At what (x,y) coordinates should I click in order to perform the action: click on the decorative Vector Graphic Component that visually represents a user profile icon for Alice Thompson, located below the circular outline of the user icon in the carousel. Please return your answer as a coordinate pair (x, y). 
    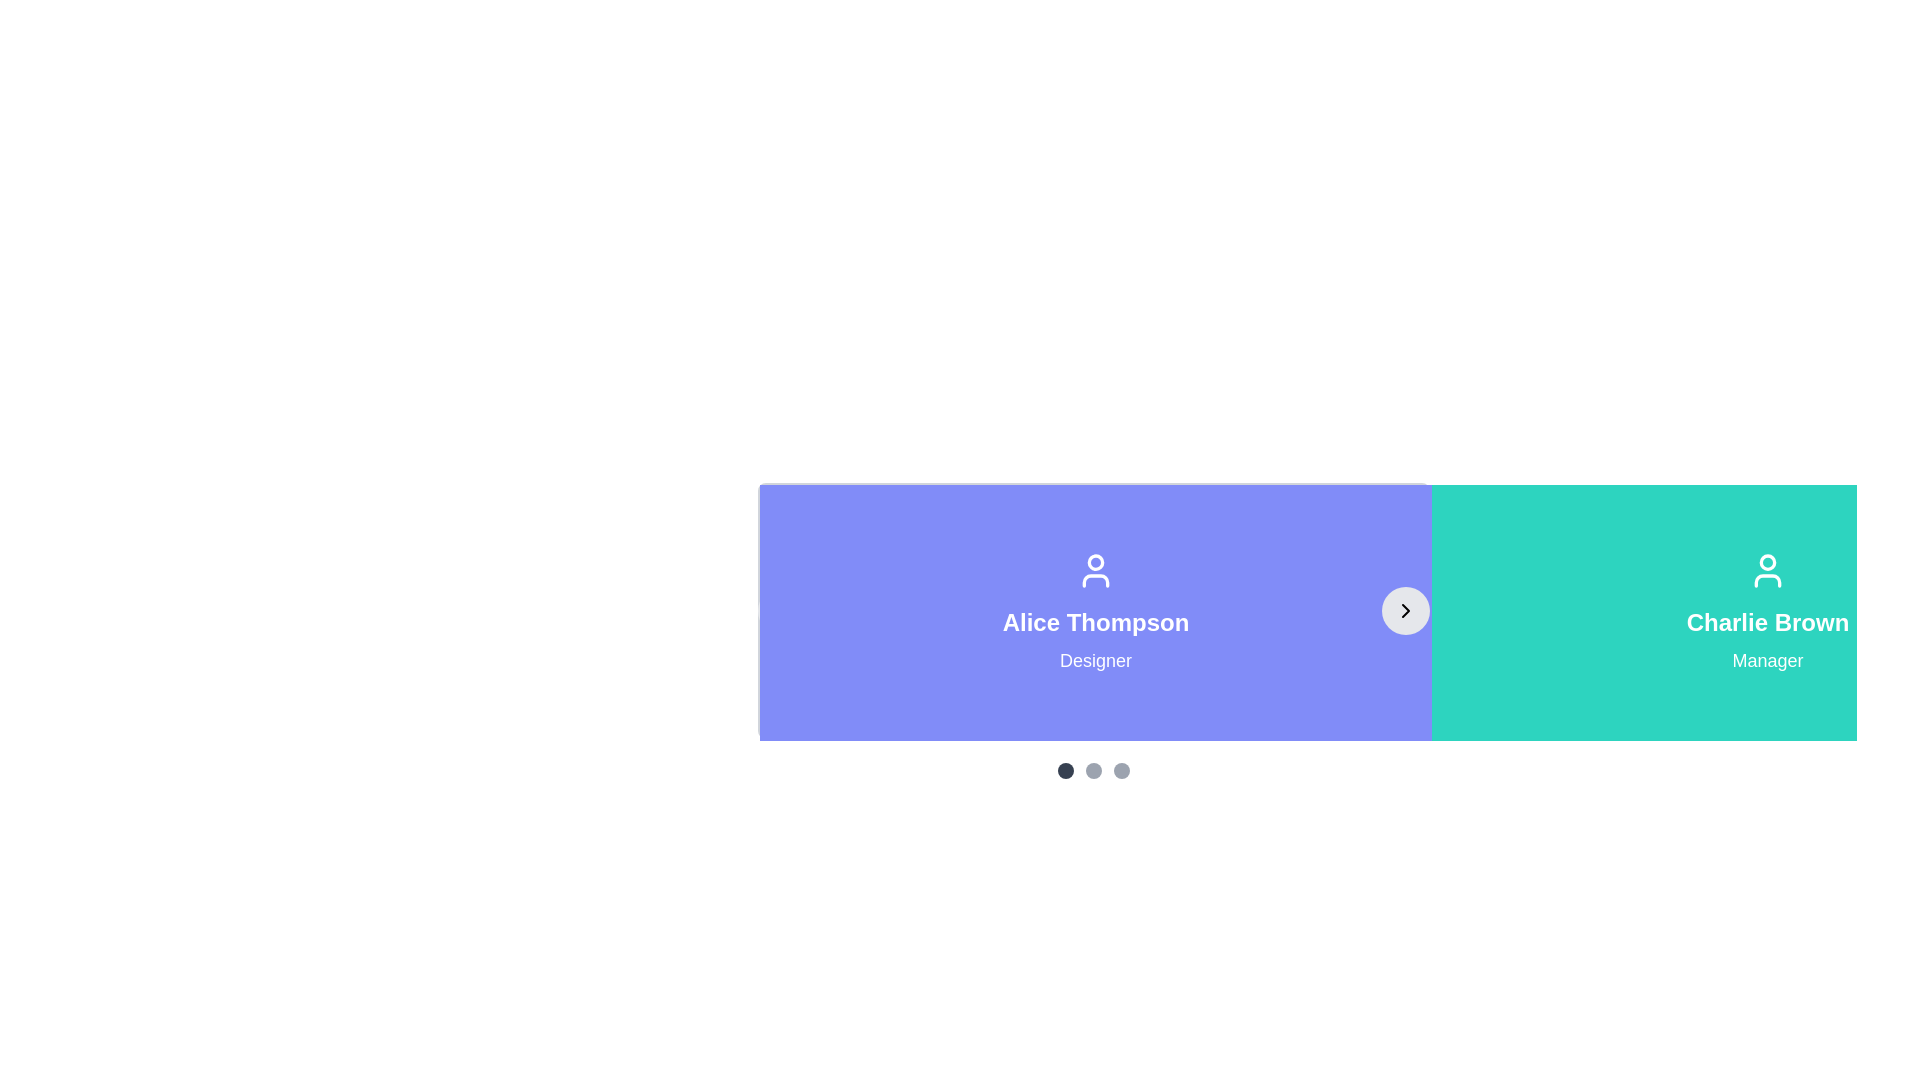
    Looking at the image, I should click on (1094, 581).